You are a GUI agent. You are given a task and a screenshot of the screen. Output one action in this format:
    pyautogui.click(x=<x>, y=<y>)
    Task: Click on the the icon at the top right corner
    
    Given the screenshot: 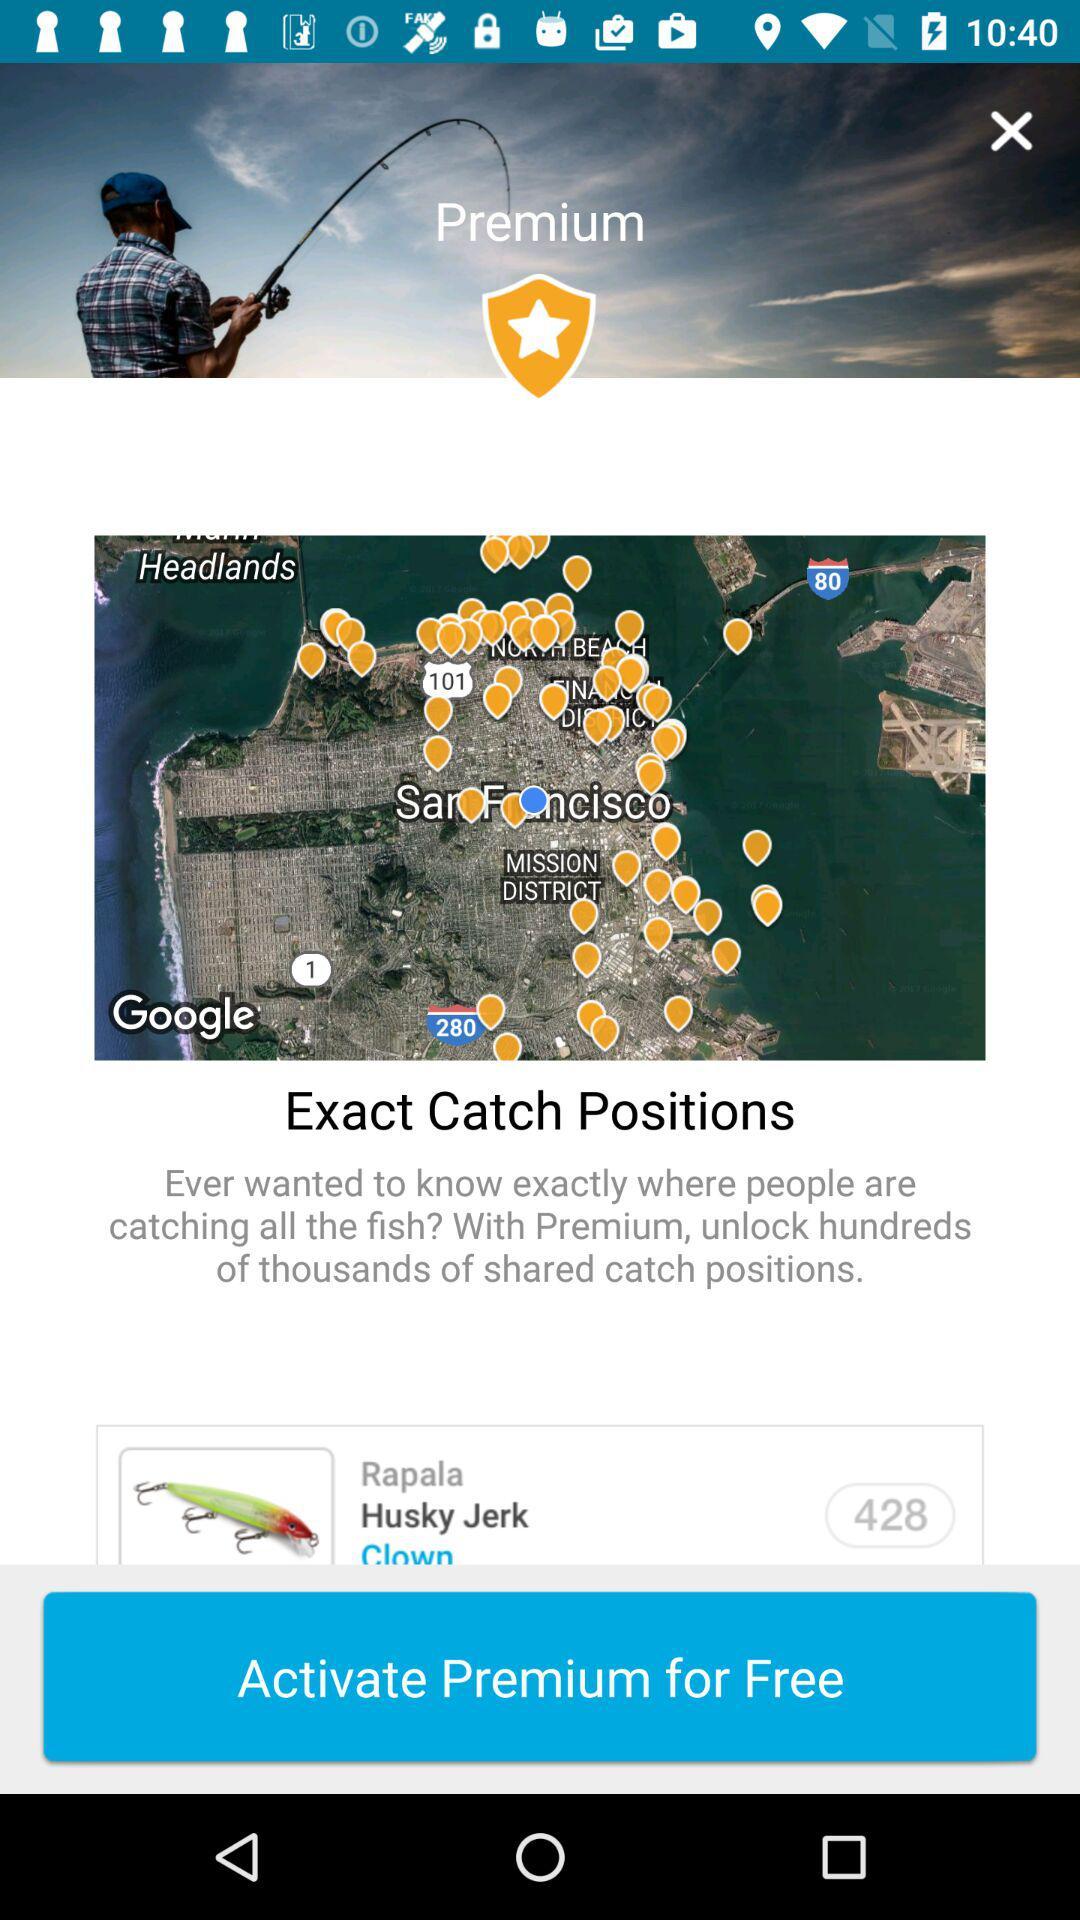 What is the action you would take?
    pyautogui.click(x=1011, y=130)
    